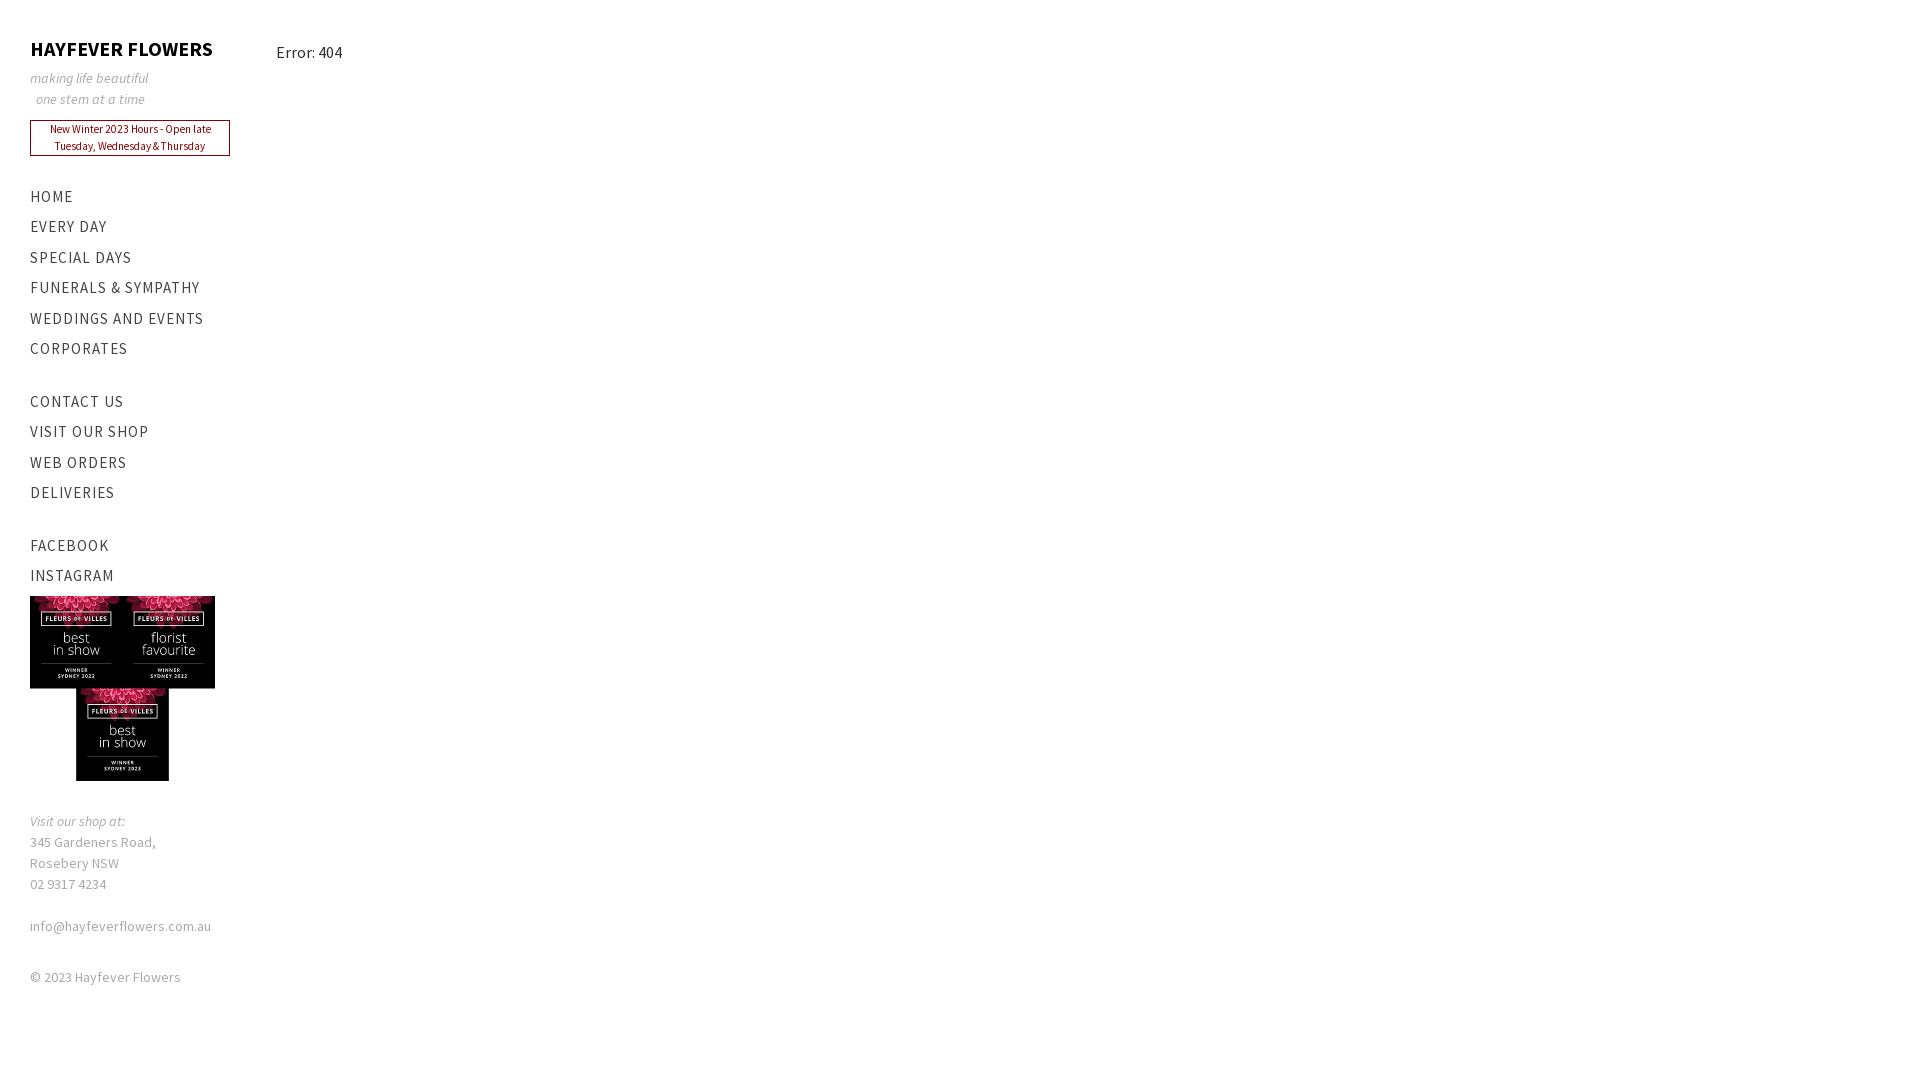 The image size is (1920, 1080). What do you see at coordinates (29, 226) in the screenshot?
I see `'EVERY DAY'` at bounding box center [29, 226].